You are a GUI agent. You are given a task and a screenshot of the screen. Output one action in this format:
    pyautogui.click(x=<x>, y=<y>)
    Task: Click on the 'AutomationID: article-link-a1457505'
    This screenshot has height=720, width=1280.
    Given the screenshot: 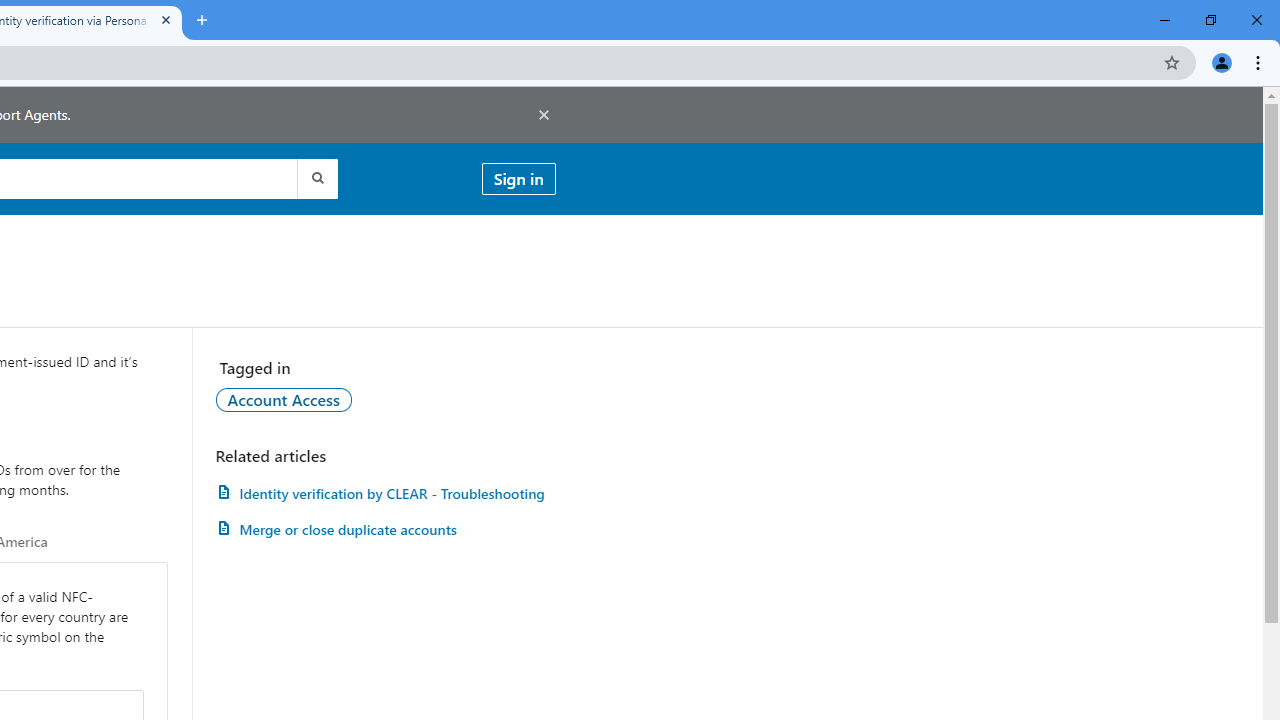 What is the action you would take?
    pyautogui.click(x=385, y=493)
    